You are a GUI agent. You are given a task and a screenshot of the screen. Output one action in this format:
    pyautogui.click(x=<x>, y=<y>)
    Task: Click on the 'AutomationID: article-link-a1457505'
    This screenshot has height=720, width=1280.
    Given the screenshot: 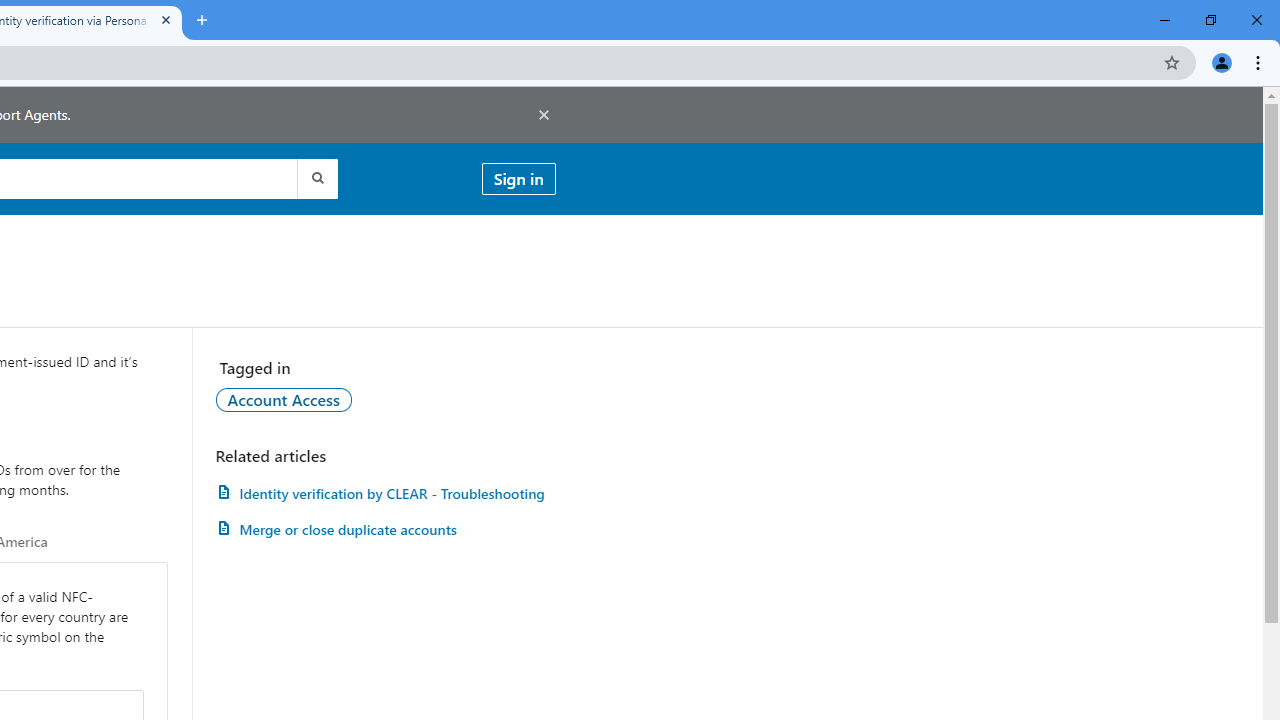 What is the action you would take?
    pyautogui.click(x=385, y=493)
    